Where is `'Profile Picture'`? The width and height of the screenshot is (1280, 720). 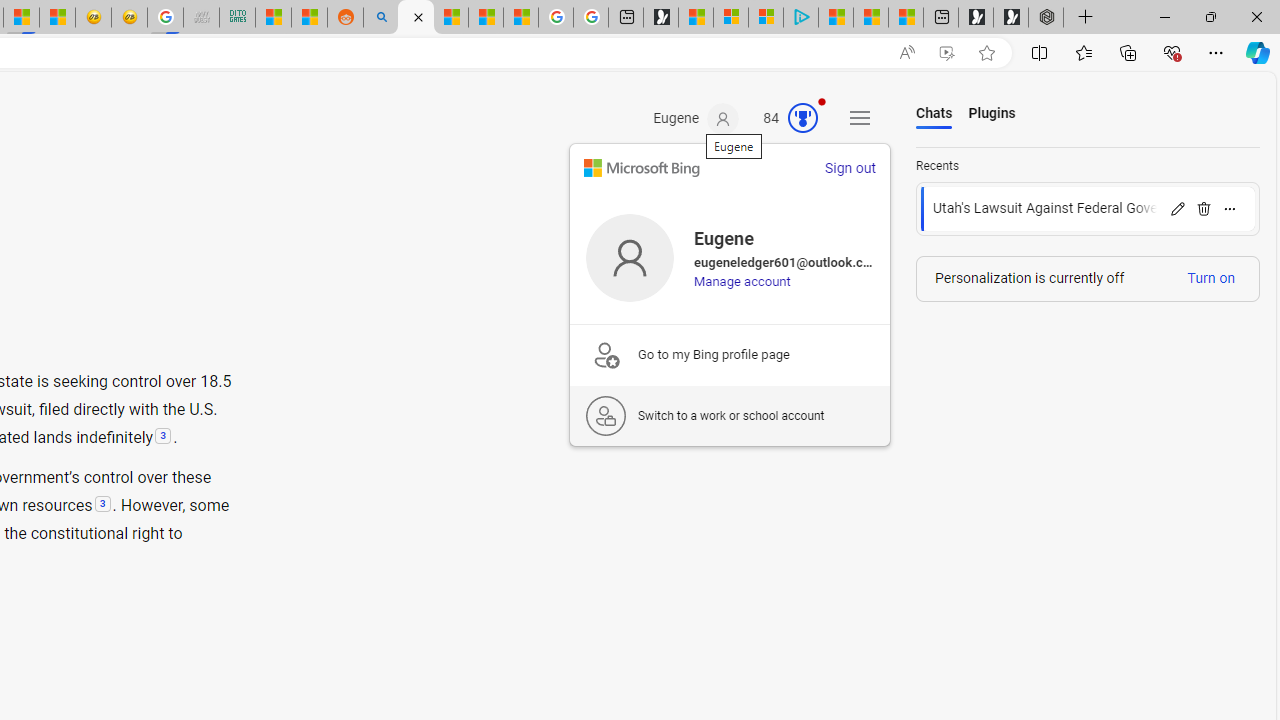 'Profile Picture' is located at coordinates (629, 256).